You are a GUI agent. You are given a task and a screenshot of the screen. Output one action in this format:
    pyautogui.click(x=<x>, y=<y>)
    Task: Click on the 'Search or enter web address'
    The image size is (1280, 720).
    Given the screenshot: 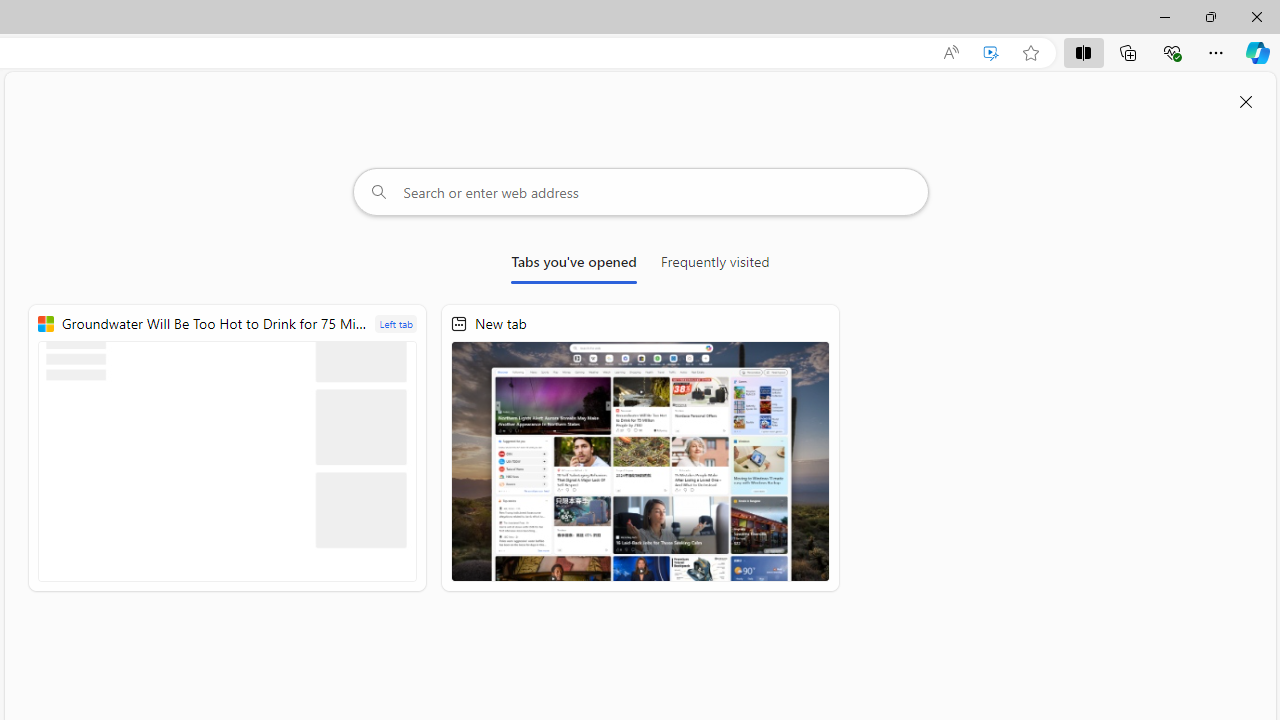 What is the action you would take?
    pyautogui.click(x=640, y=191)
    